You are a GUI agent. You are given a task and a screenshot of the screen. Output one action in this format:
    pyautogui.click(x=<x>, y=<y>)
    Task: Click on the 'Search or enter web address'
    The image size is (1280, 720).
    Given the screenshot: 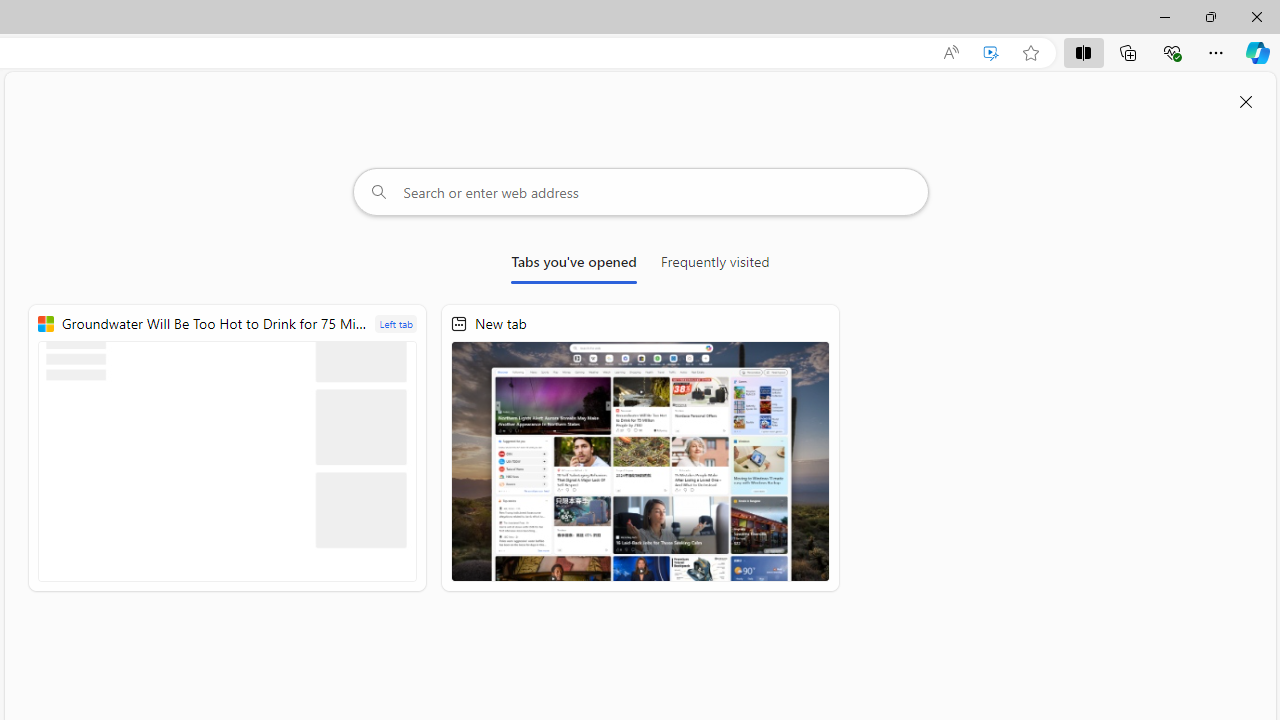 What is the action you would take?
    pyautogui.click(x=640, y=191)
    